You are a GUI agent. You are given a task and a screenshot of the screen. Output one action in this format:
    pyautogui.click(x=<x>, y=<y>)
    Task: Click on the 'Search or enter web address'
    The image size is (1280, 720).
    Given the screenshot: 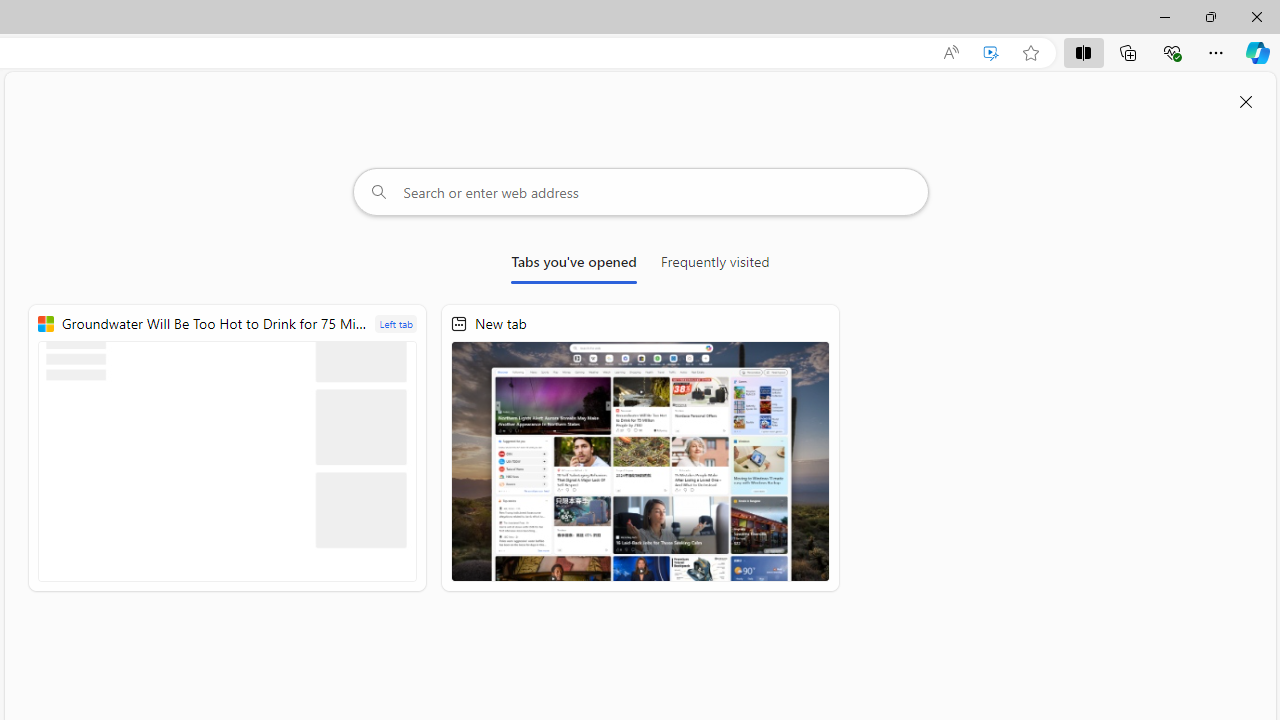 What is the action you would take?
    pyautogui.click(x=640, y=191)
    